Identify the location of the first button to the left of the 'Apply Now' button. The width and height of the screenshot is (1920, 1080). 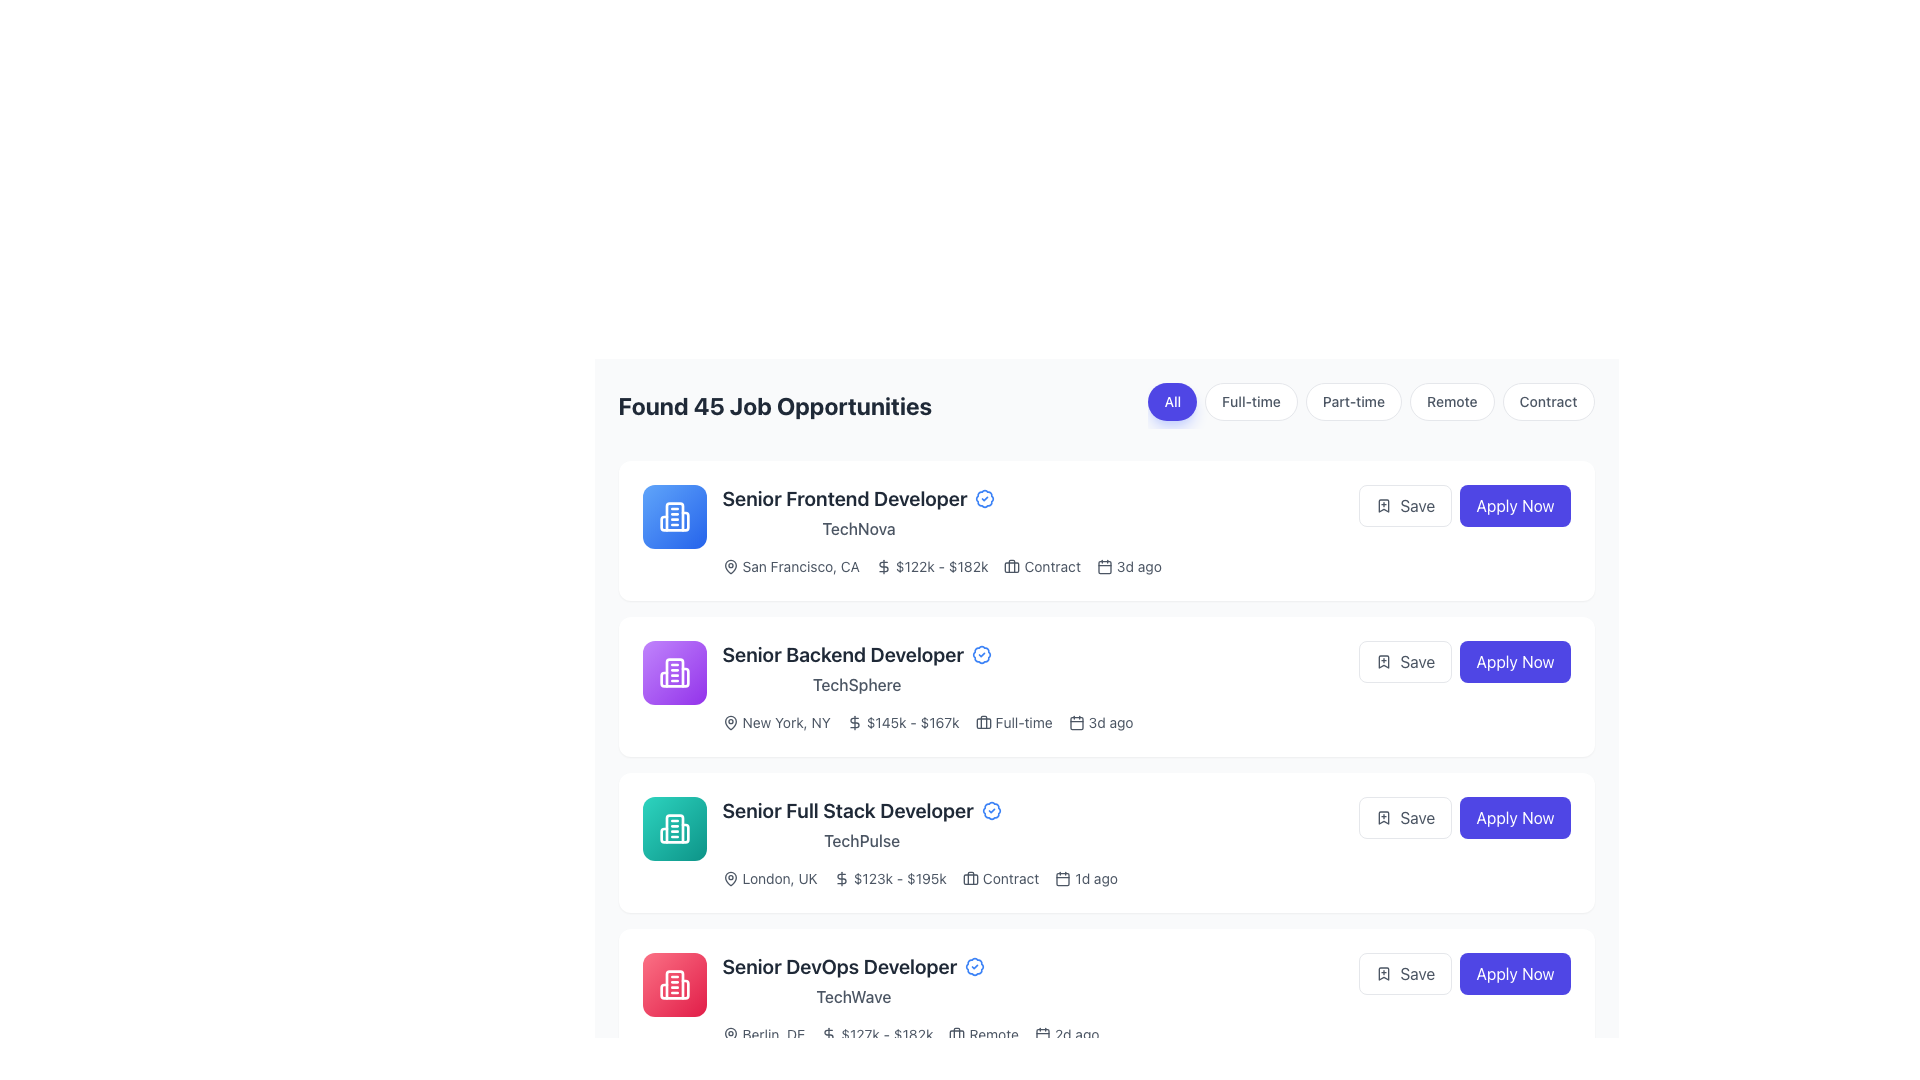
(1404, 504).